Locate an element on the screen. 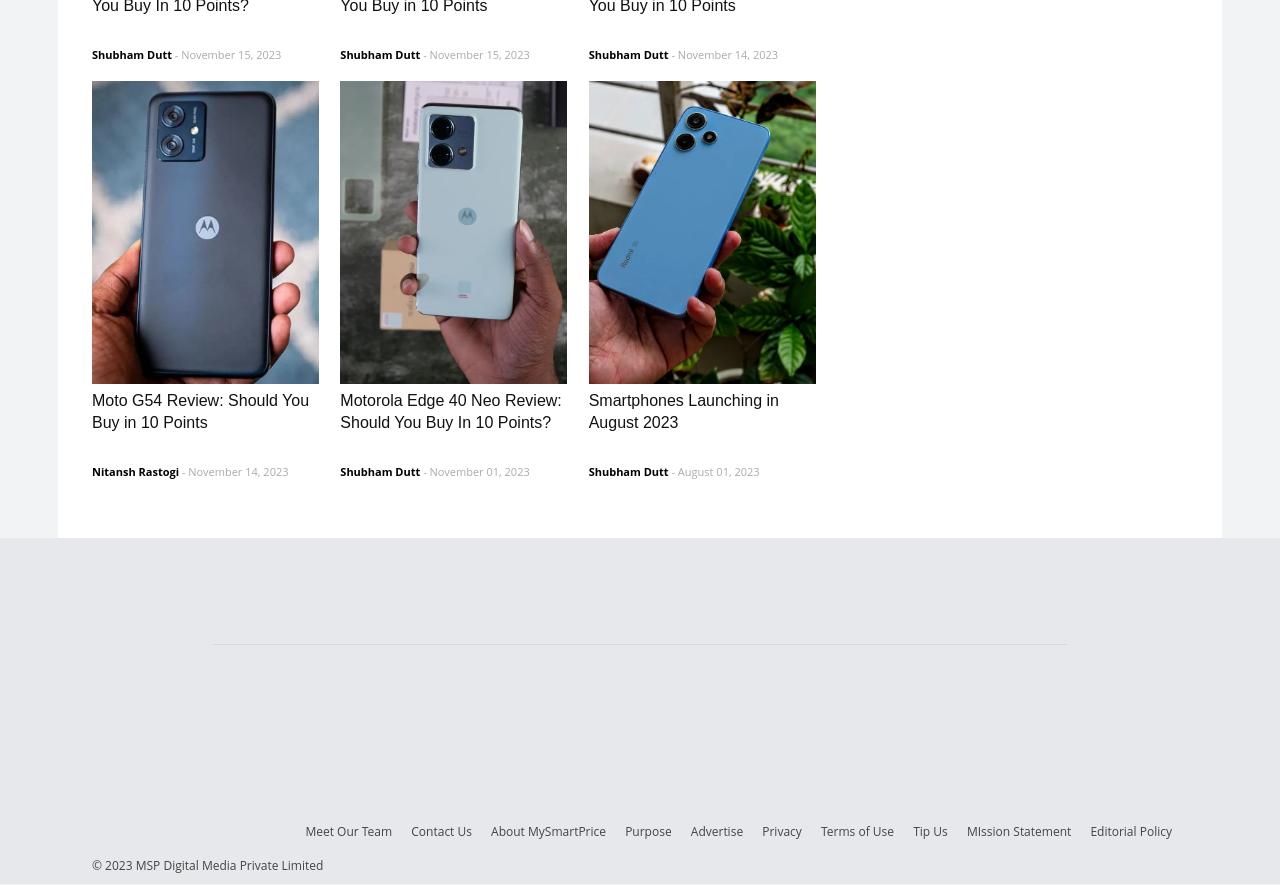 Image resolution: width=1280 pixels, height=885 pixels. 'August 01, 2023' is located at coordinates (717, 469).